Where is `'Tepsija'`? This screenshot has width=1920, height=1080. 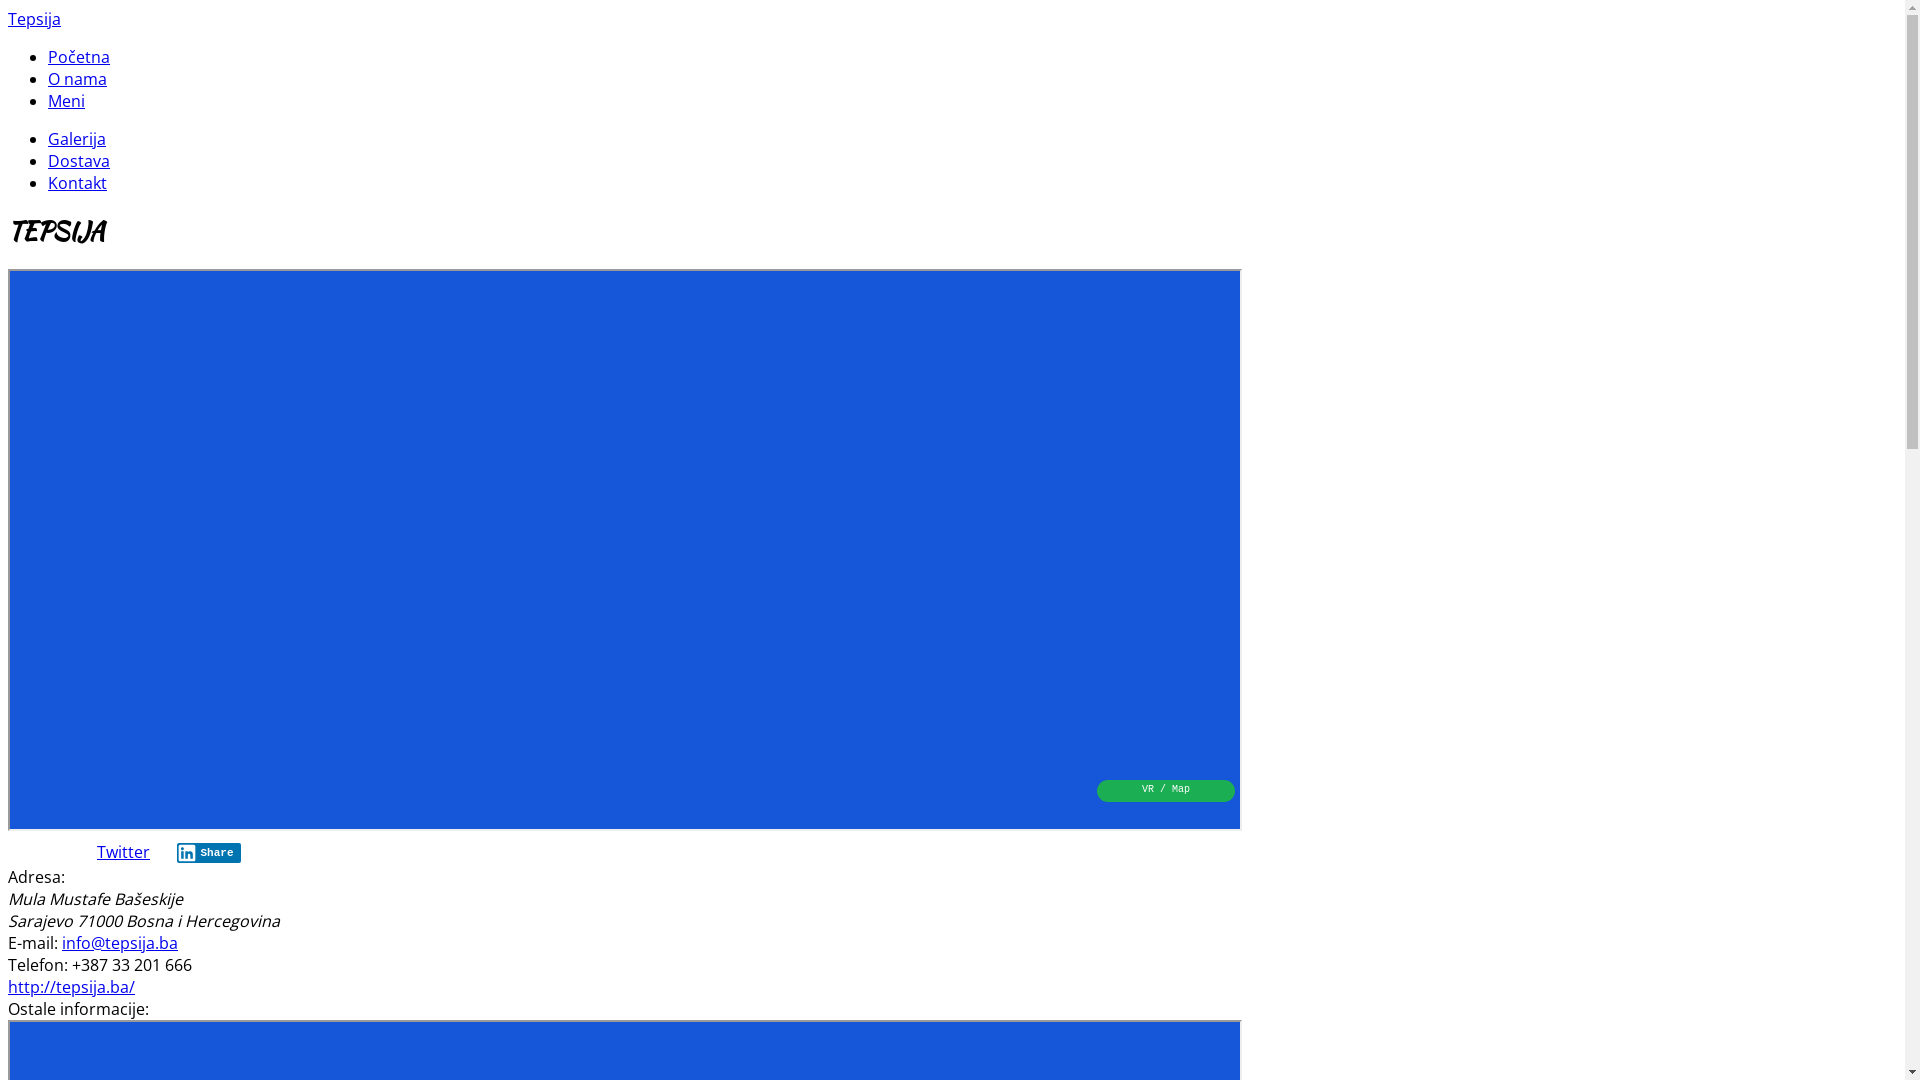 'Tepsija' is located at coordinates (34, 19).